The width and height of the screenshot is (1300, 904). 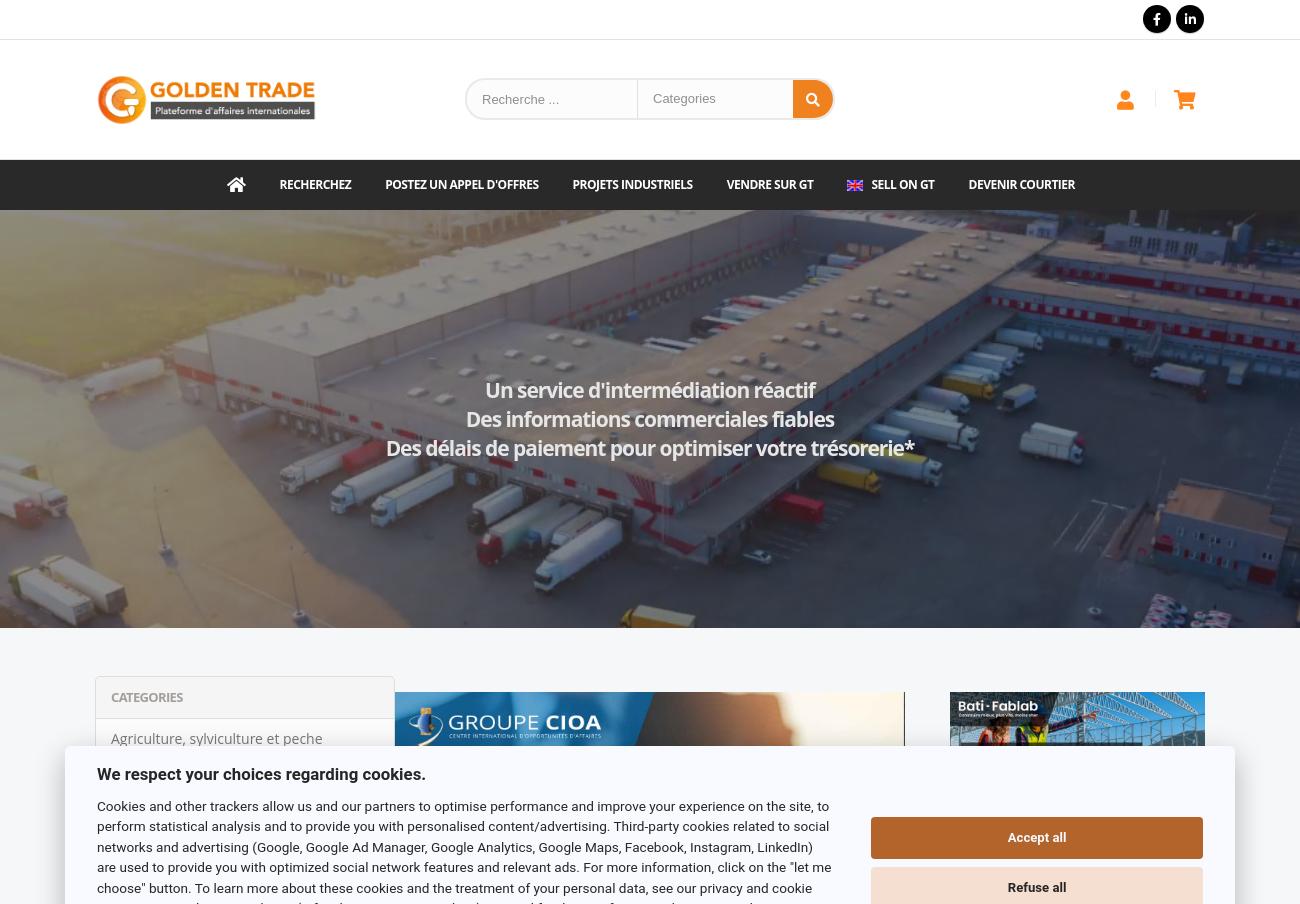 I want to click on 'Sell on GT', so click(x=901, y=184).